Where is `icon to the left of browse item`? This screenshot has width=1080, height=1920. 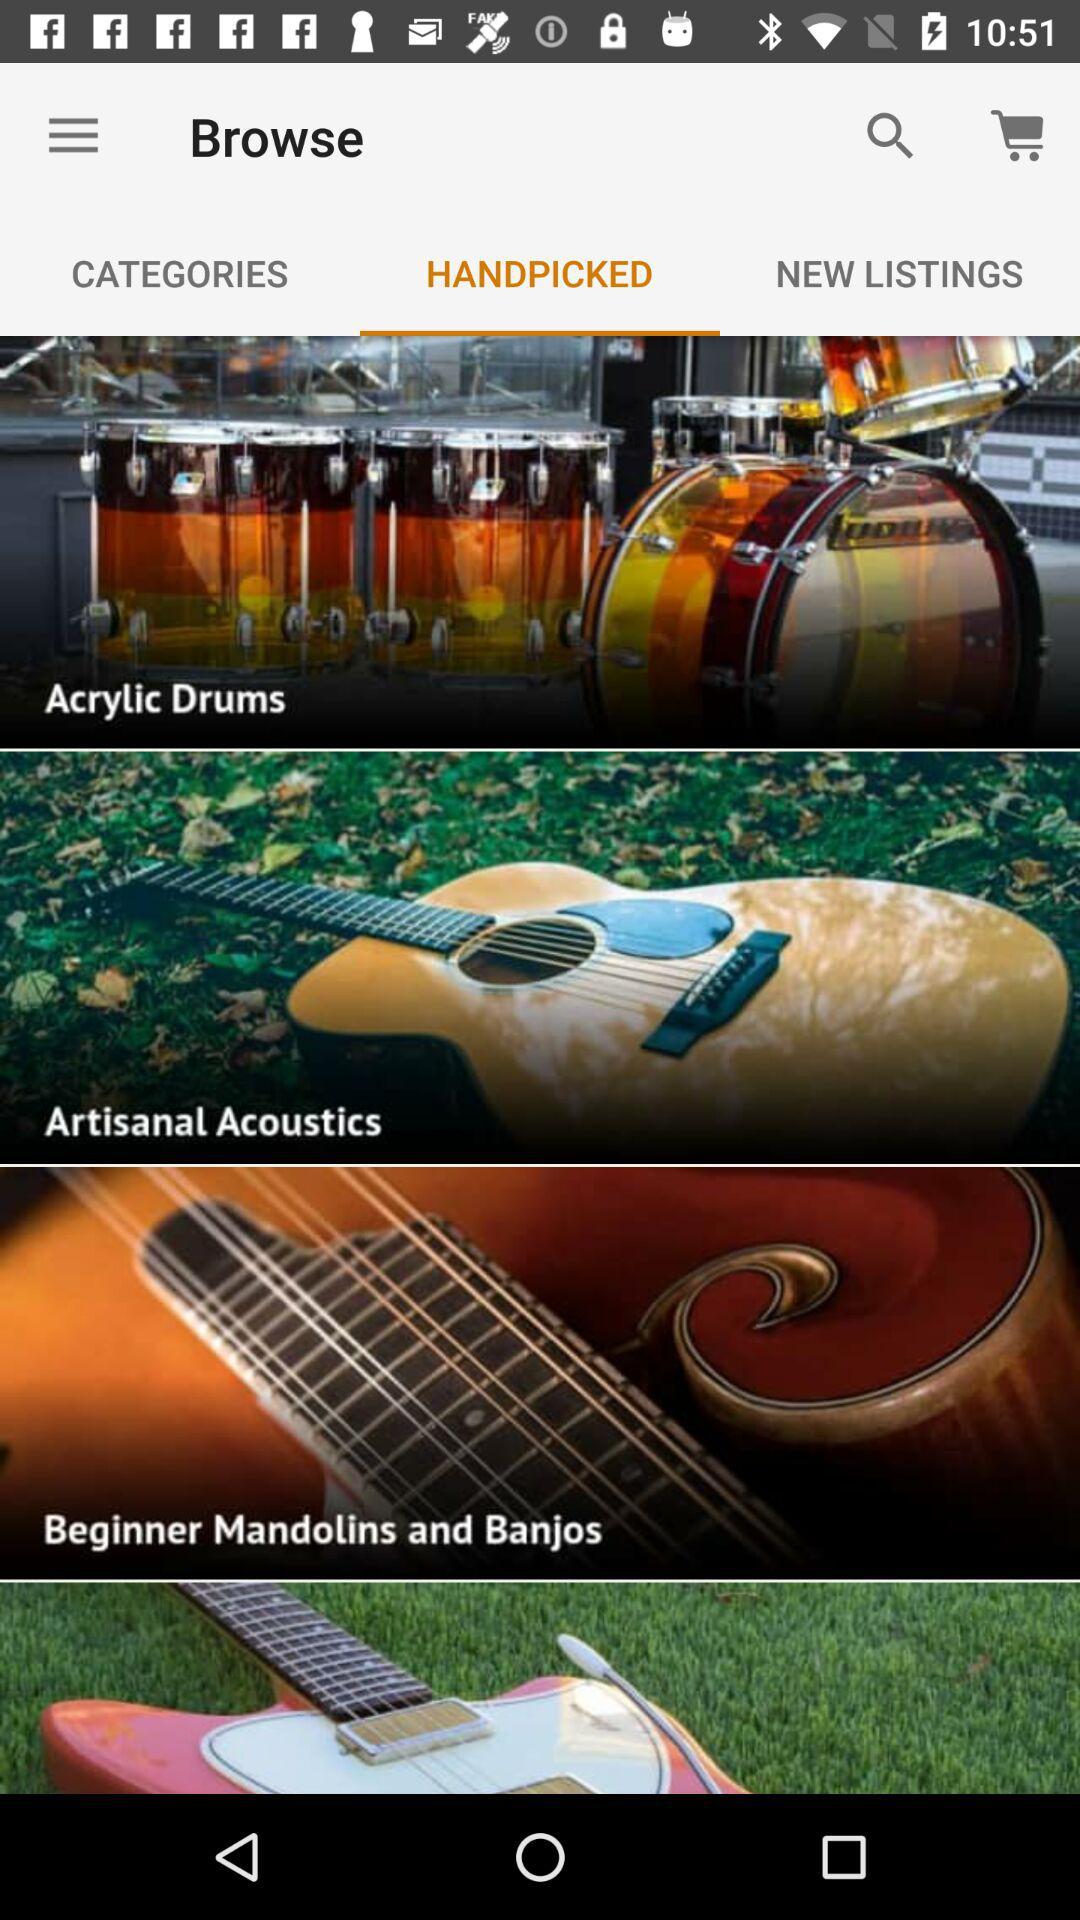
icon to the left of browse item is located at coordinates (72, 135).